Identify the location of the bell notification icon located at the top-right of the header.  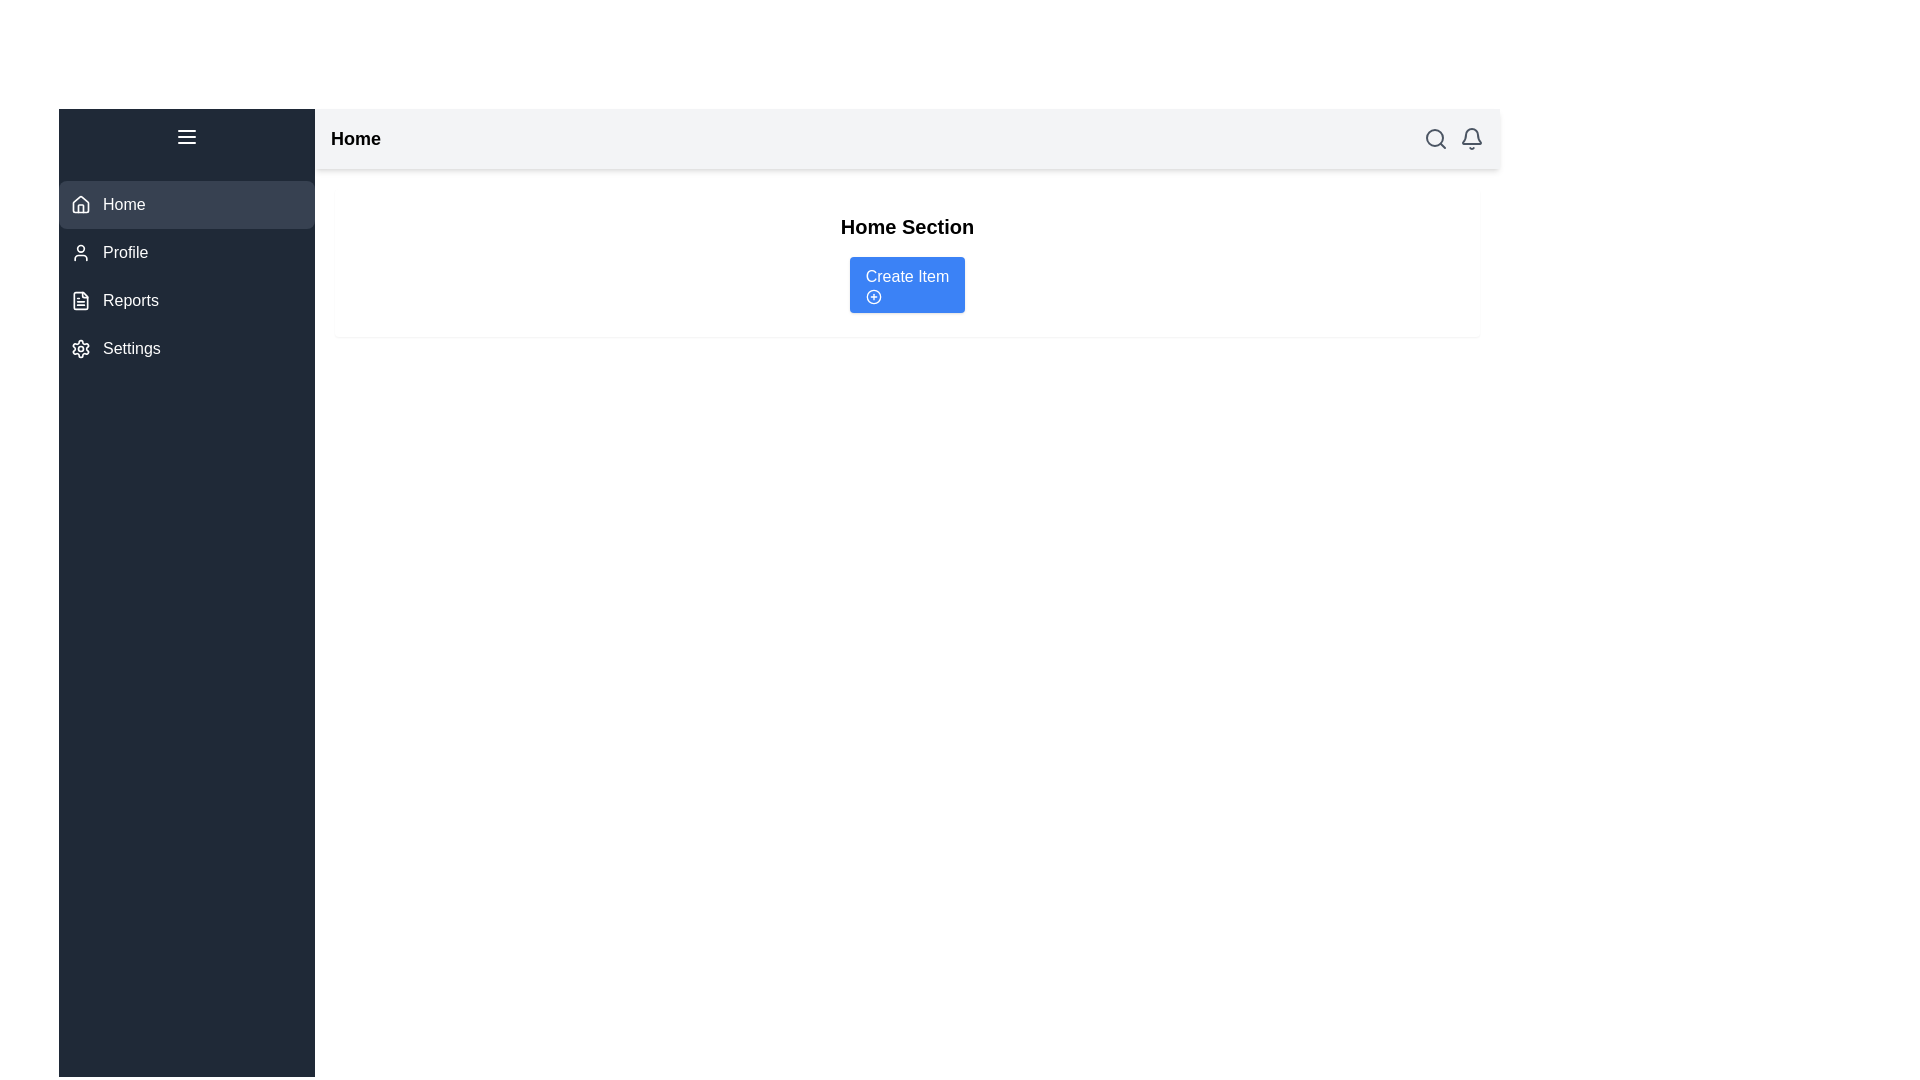
(1472, 137).